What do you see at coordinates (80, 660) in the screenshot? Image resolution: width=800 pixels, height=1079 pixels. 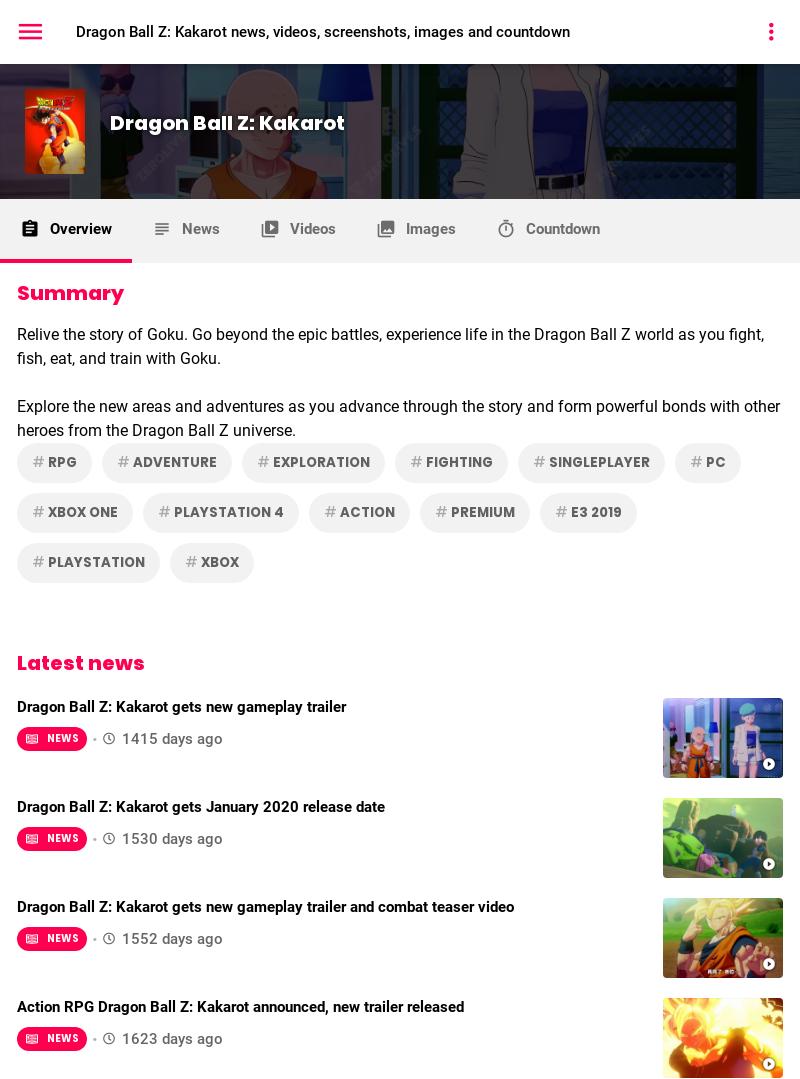 I see `'Latest news'` at bounding box center [80, 660].